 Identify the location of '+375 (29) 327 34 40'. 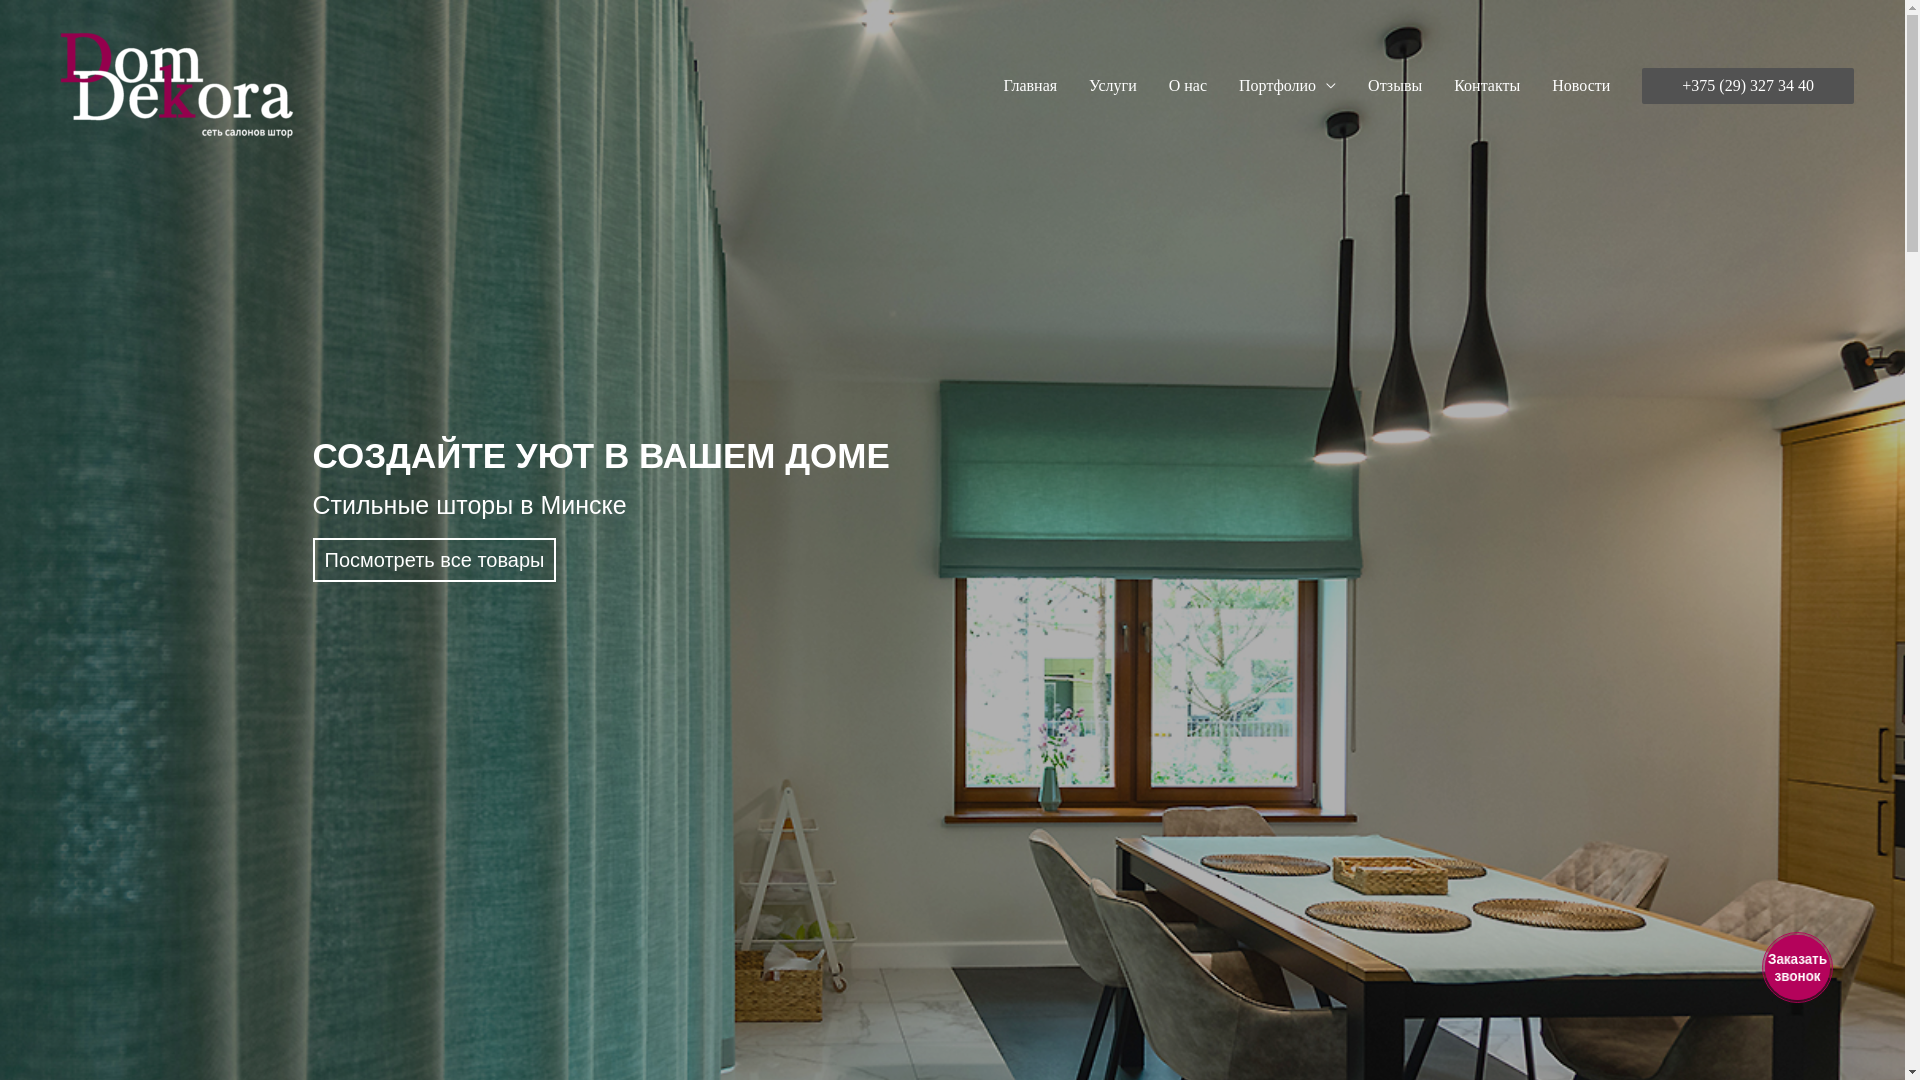
(1746, 84).